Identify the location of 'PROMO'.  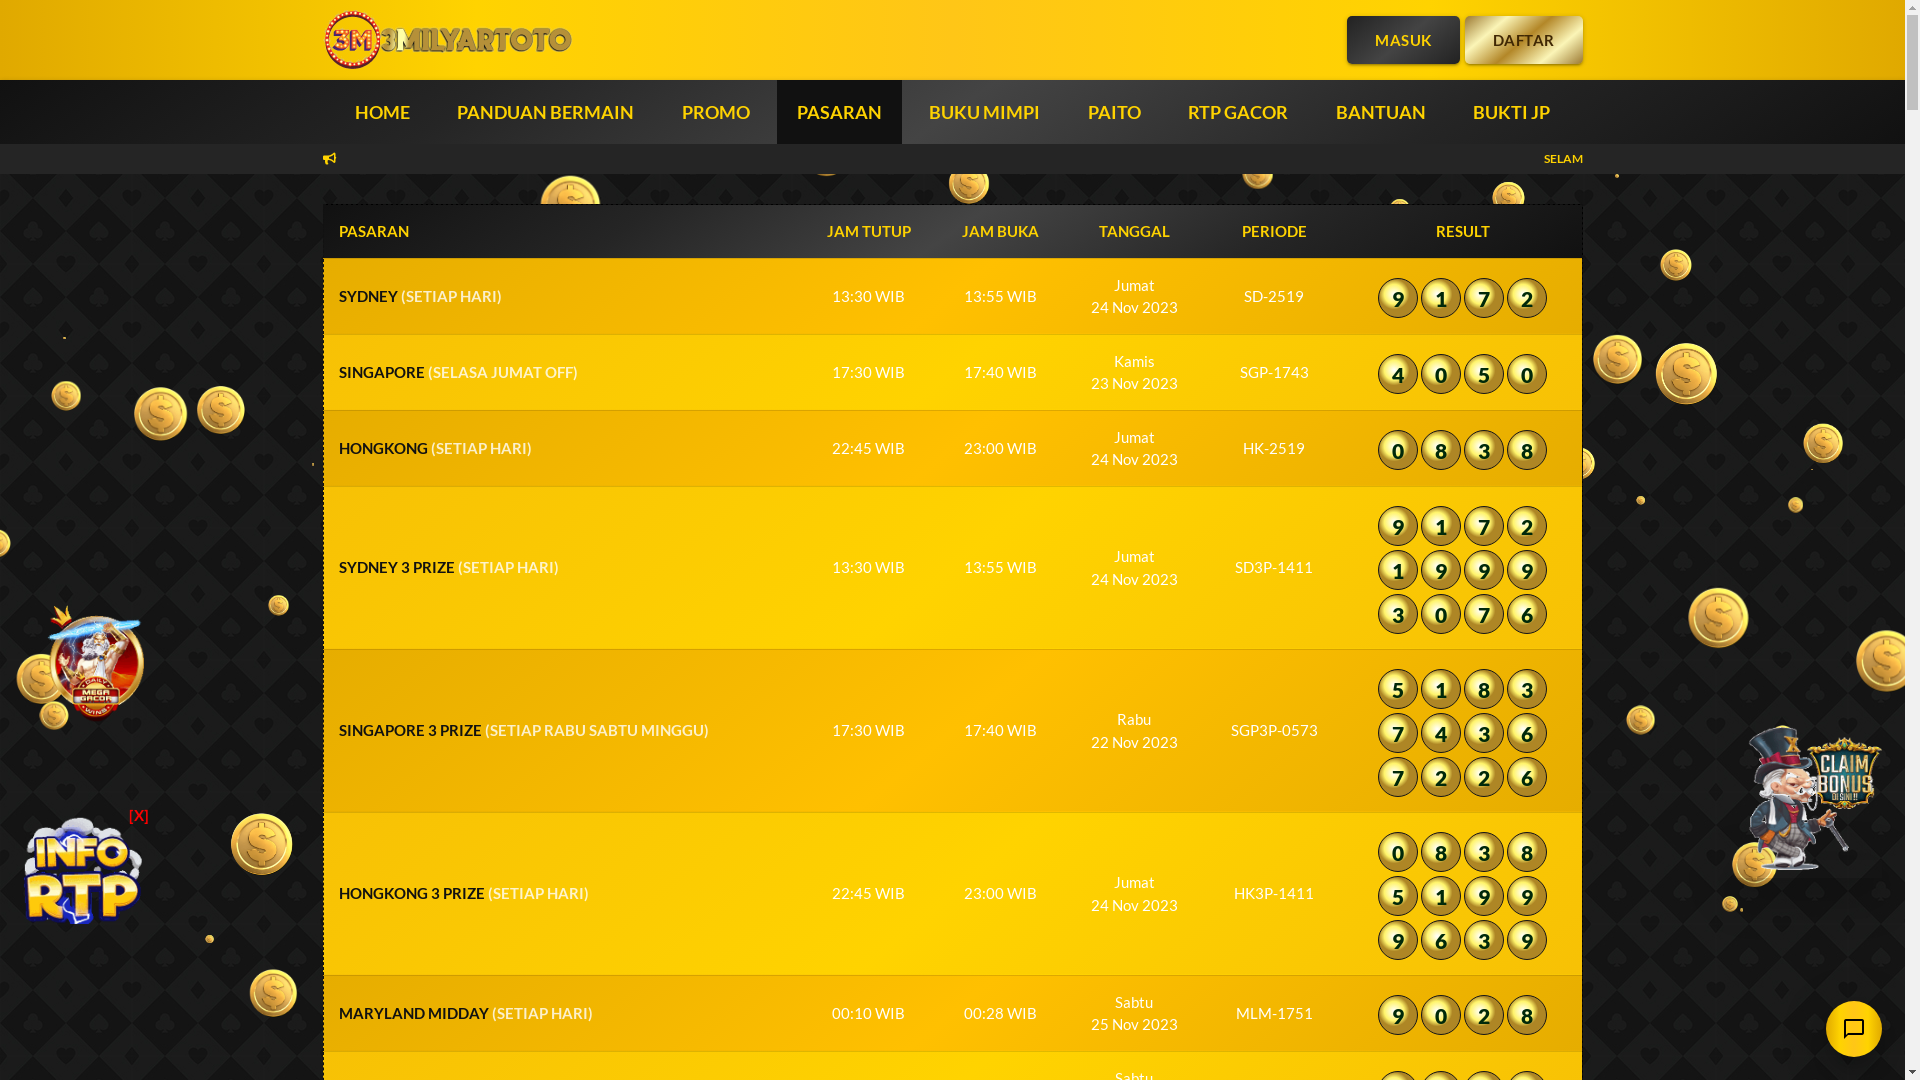
(715, 111).